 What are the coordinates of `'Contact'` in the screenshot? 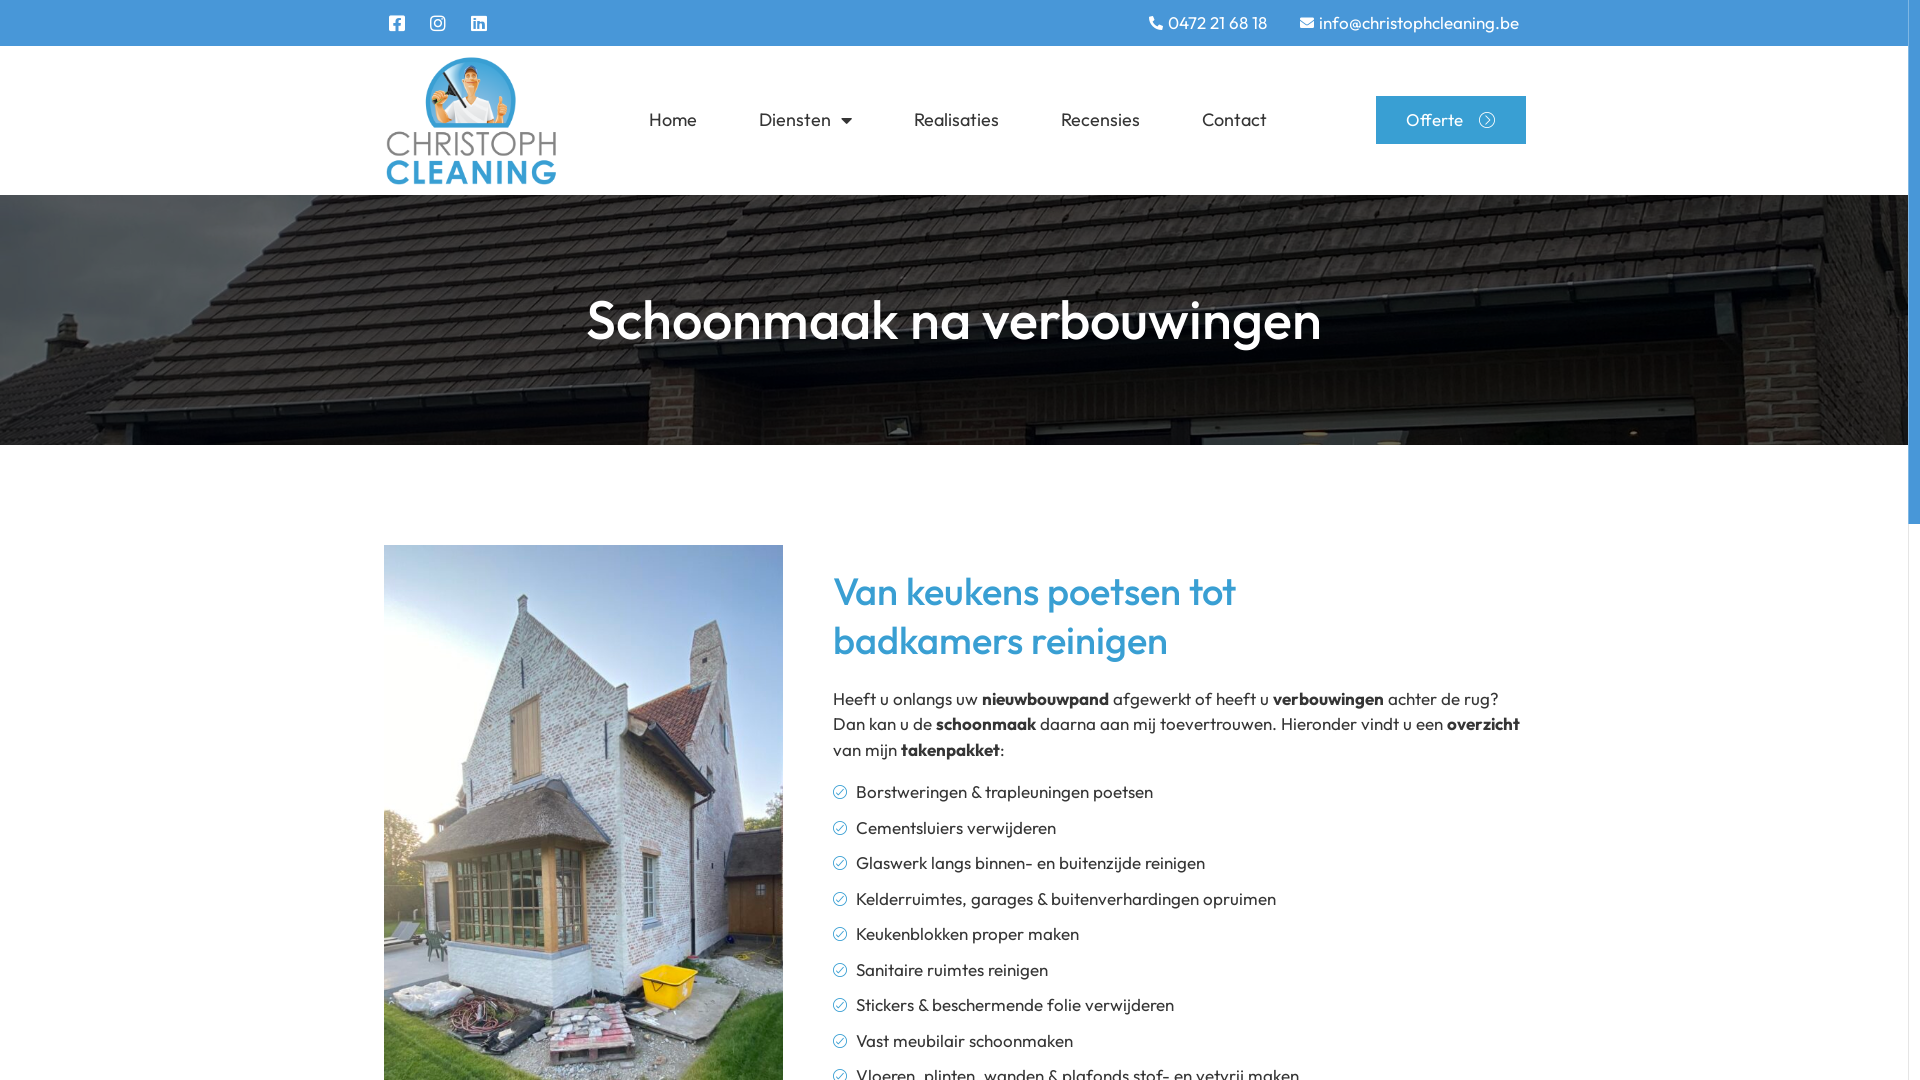 It's located at (1233, 119).